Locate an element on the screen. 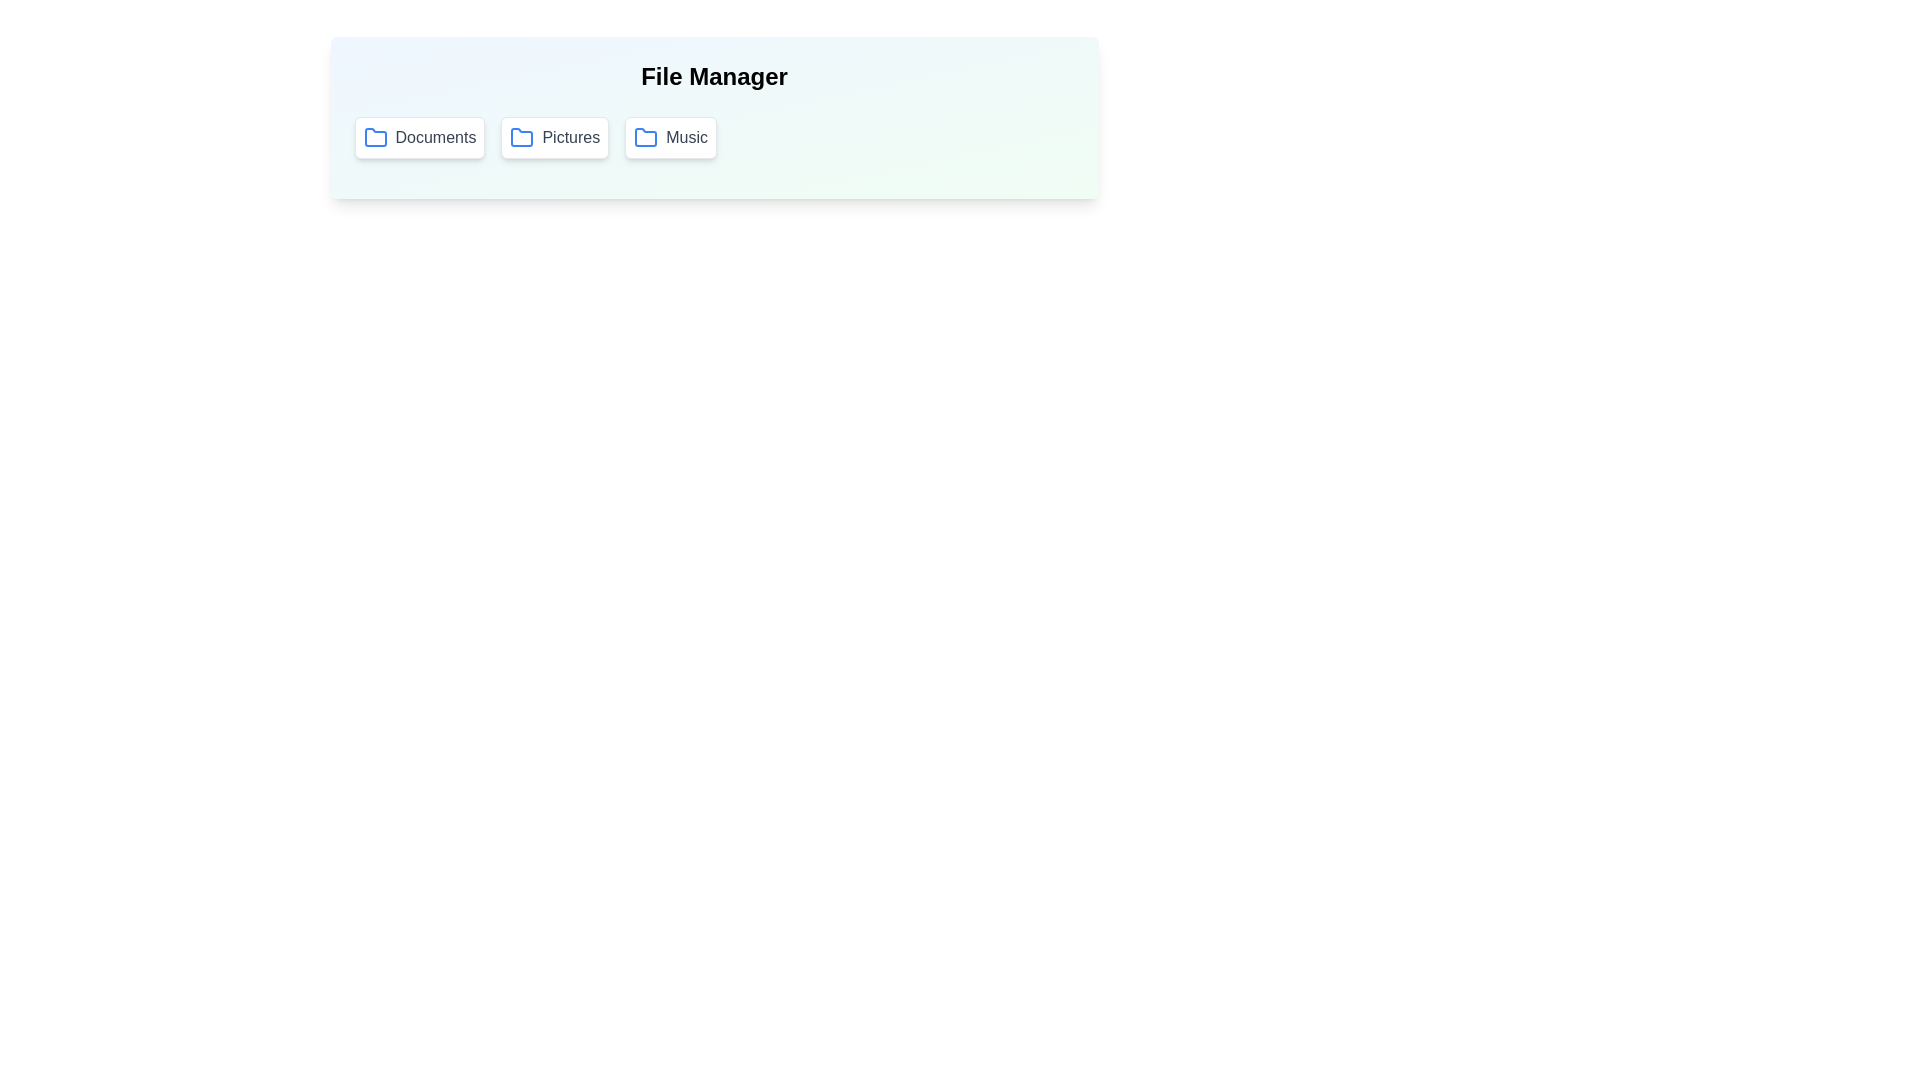 This screenshot has width=1920, height=1080. the folder button labeled Pictures is located at coordinates (555, 137).